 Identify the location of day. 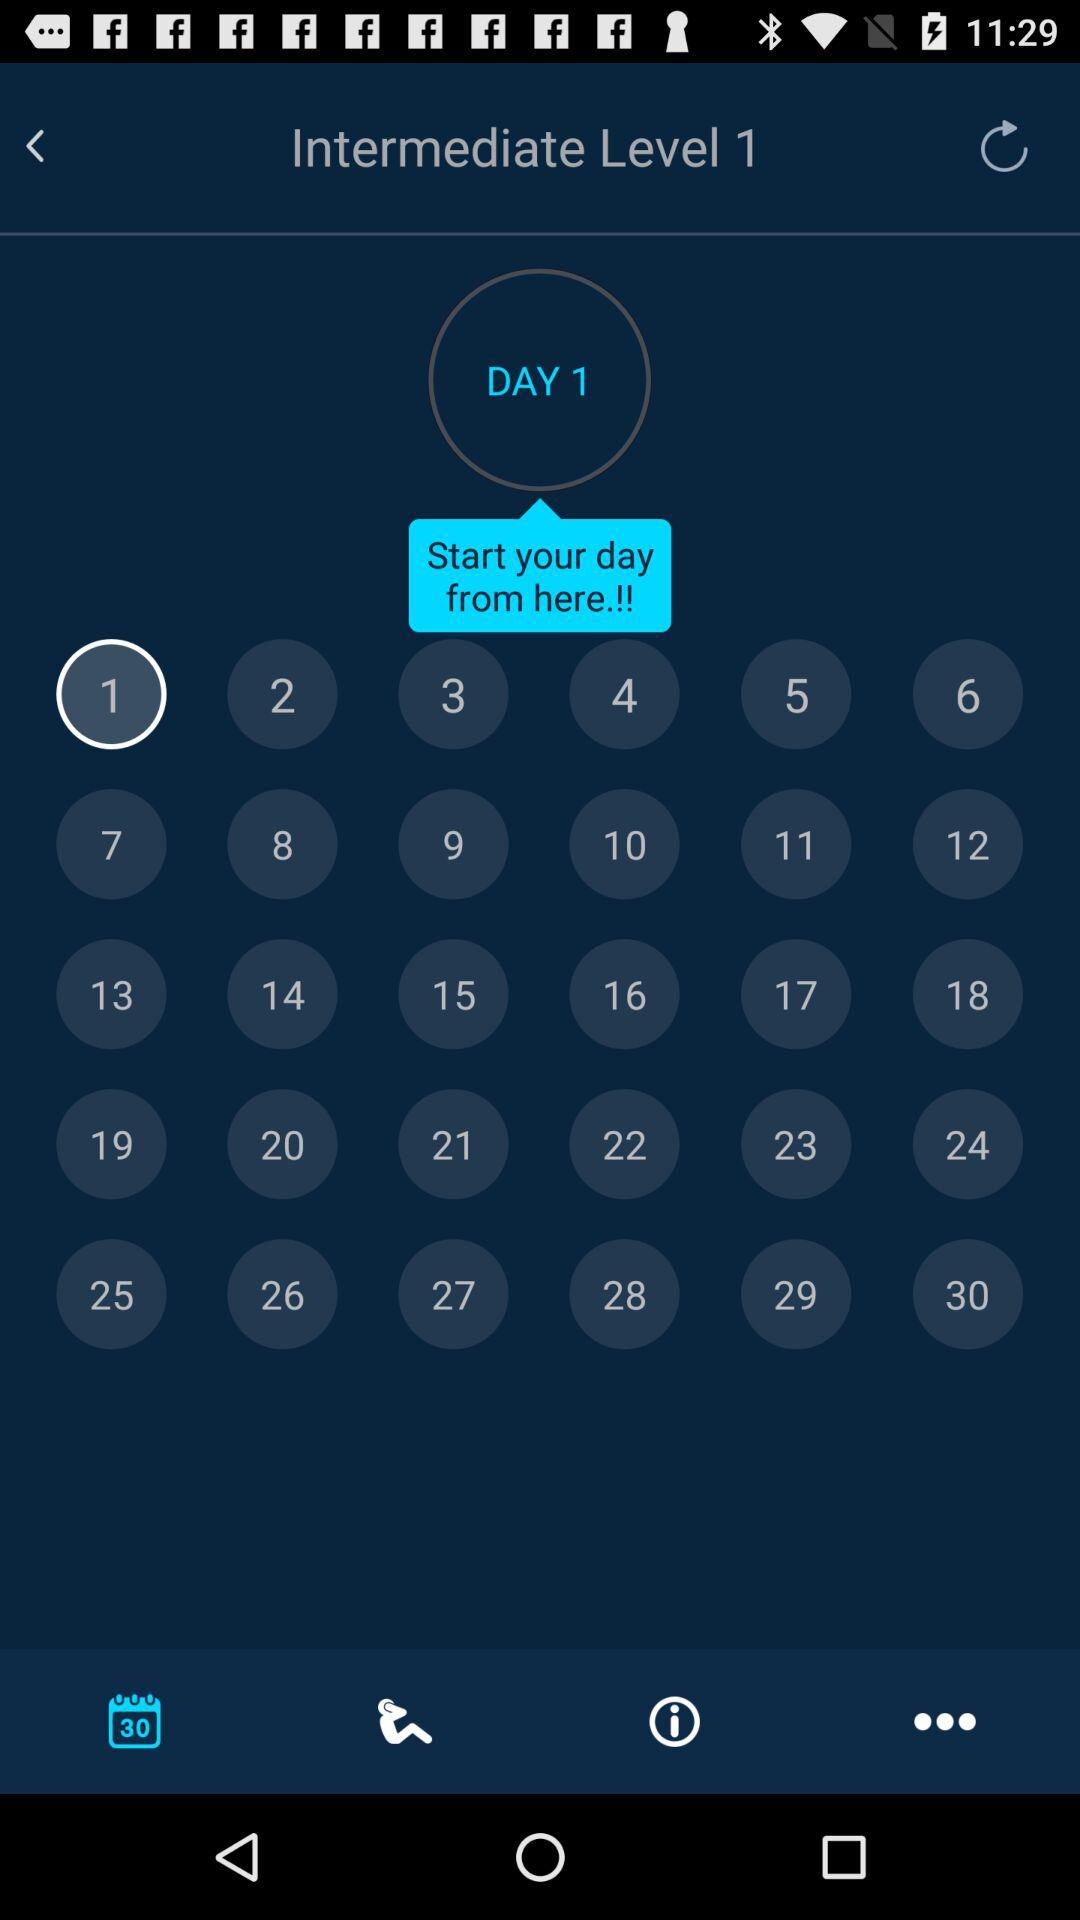
(111, 844).